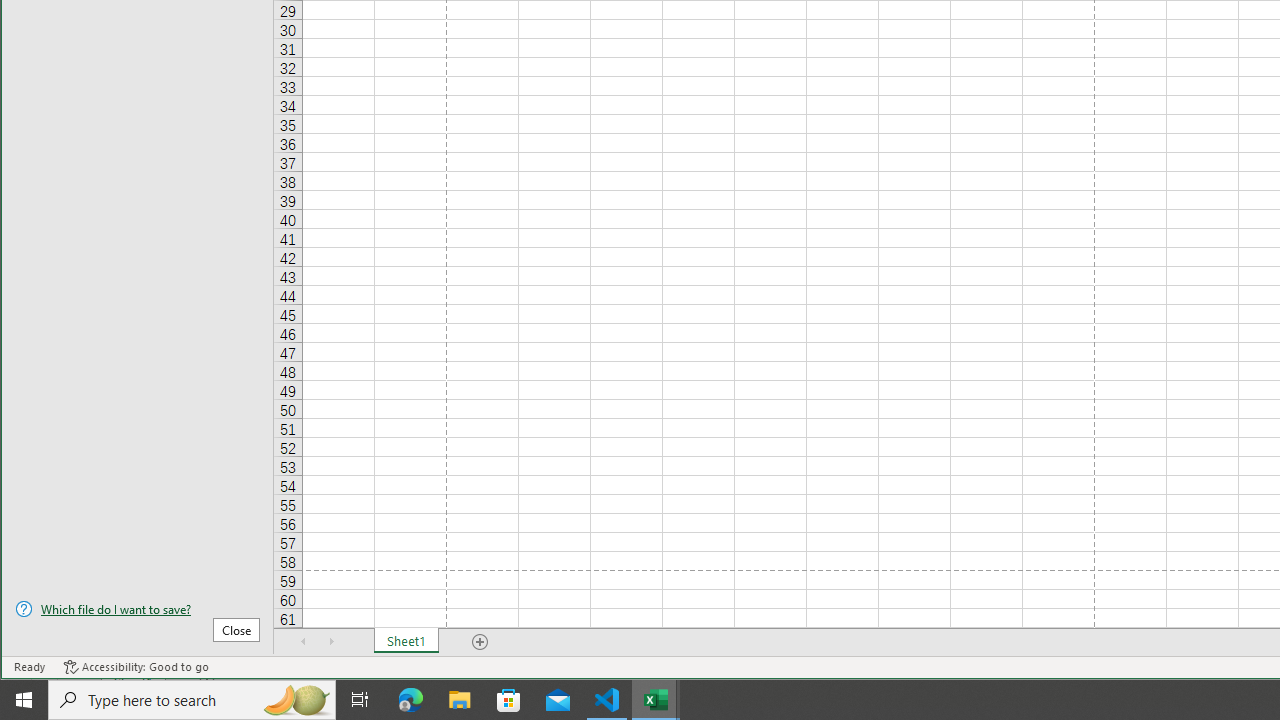 The image size is (1280, 720). I want to click on 'Start', so click(24, 698).